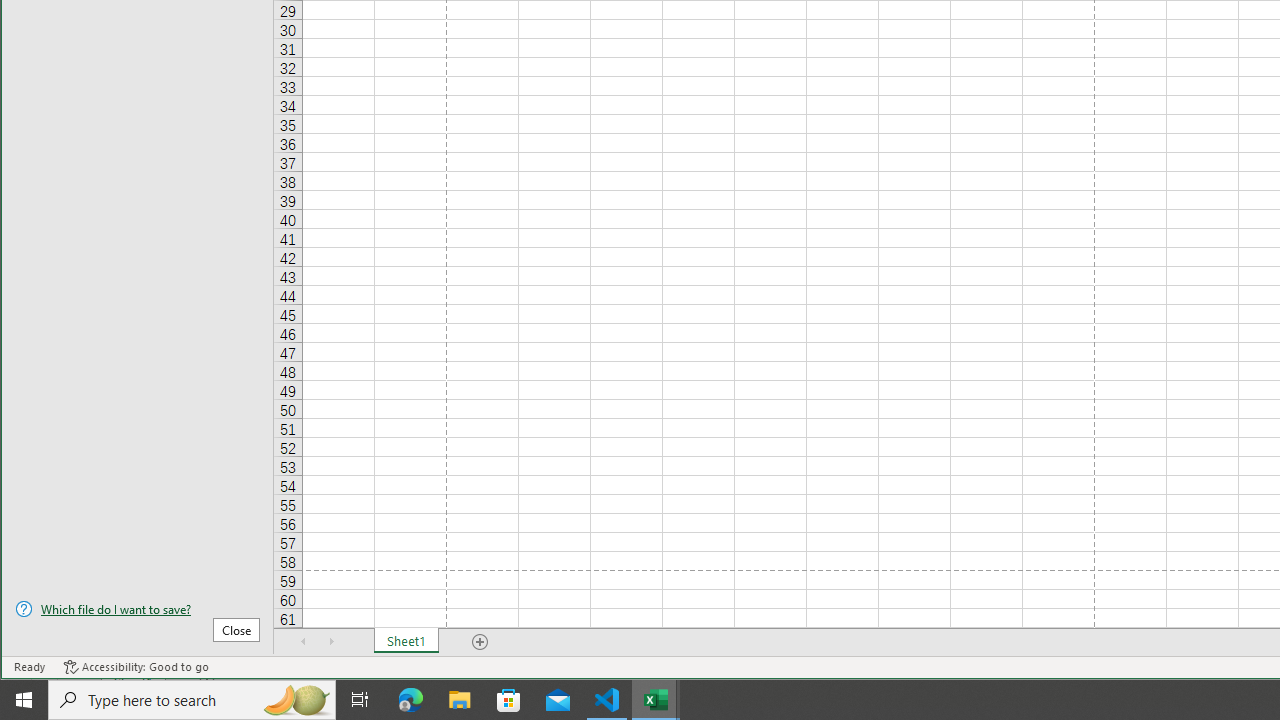 The image size is (1280, 720). I want to click on 'Start', so click(24, 698).